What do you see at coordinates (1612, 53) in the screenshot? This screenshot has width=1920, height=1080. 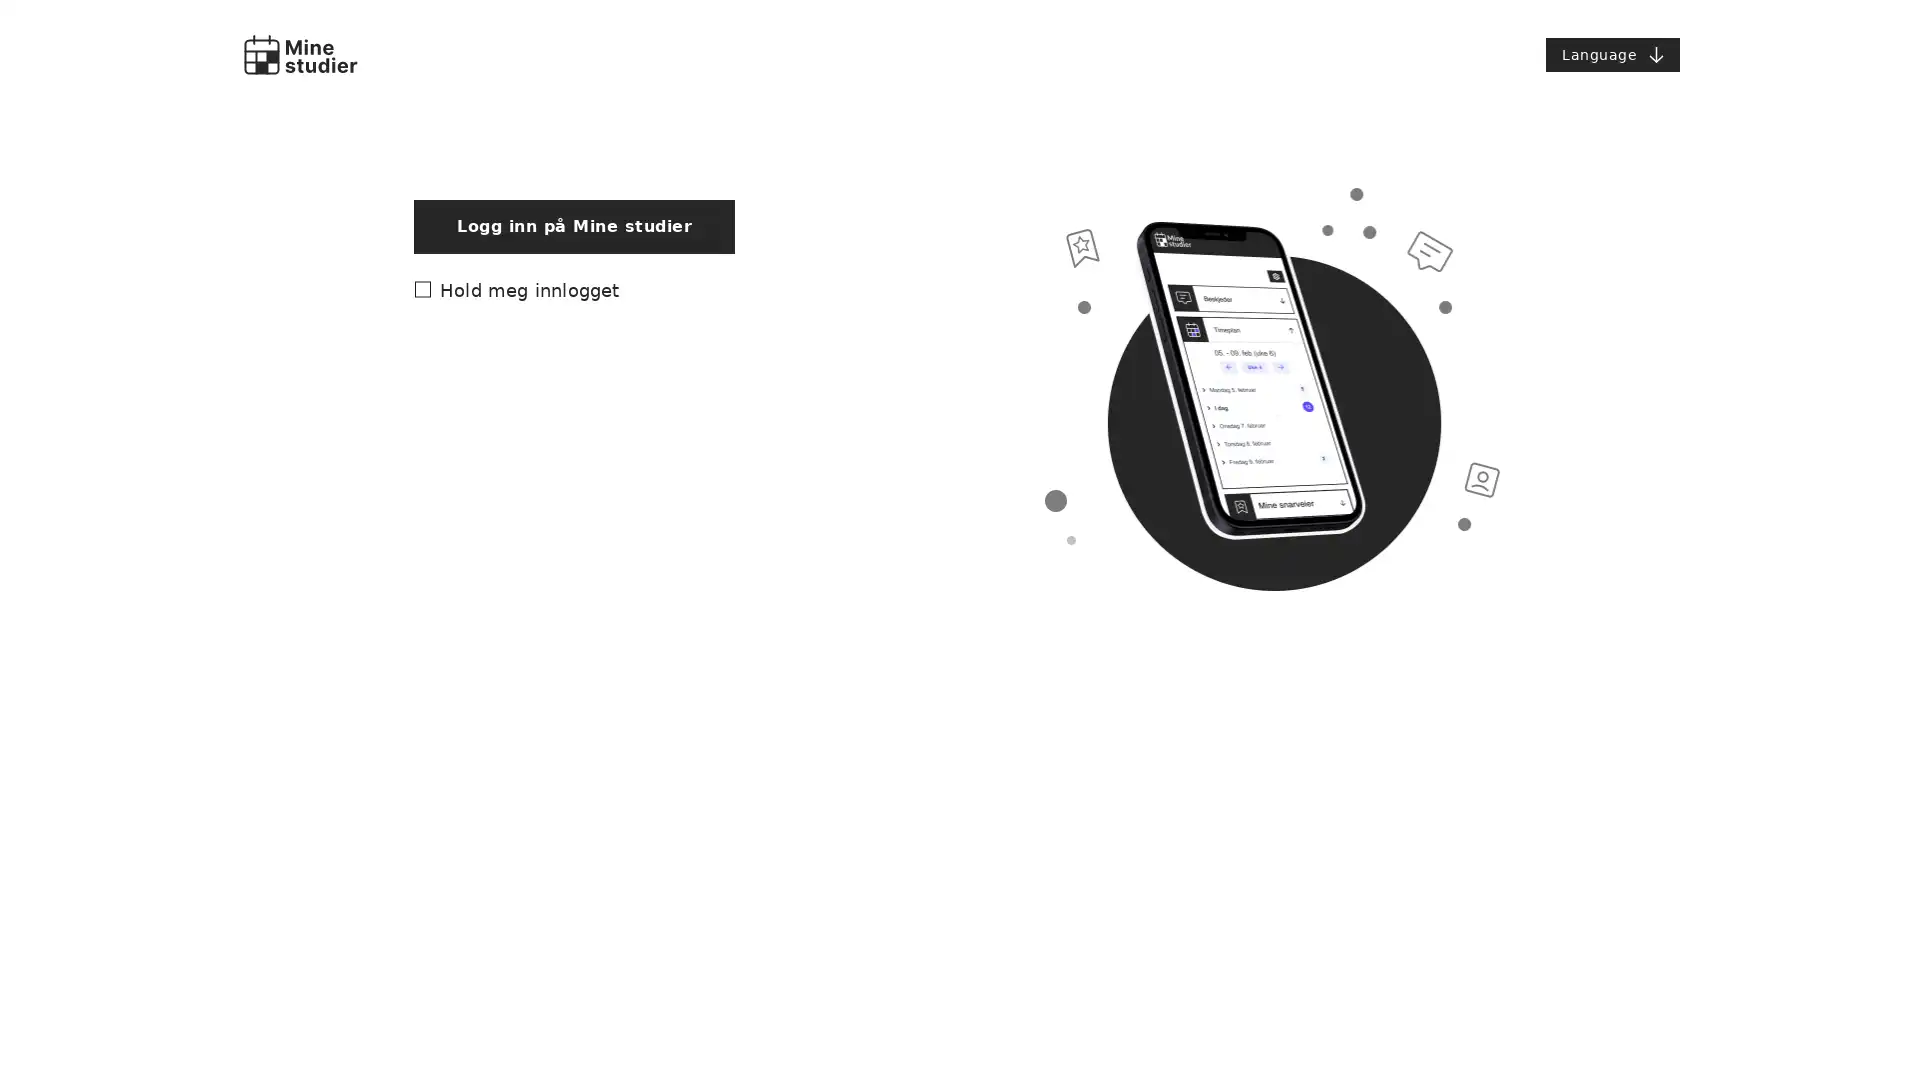 I see `Meny` at bounding box center [1612, 53].